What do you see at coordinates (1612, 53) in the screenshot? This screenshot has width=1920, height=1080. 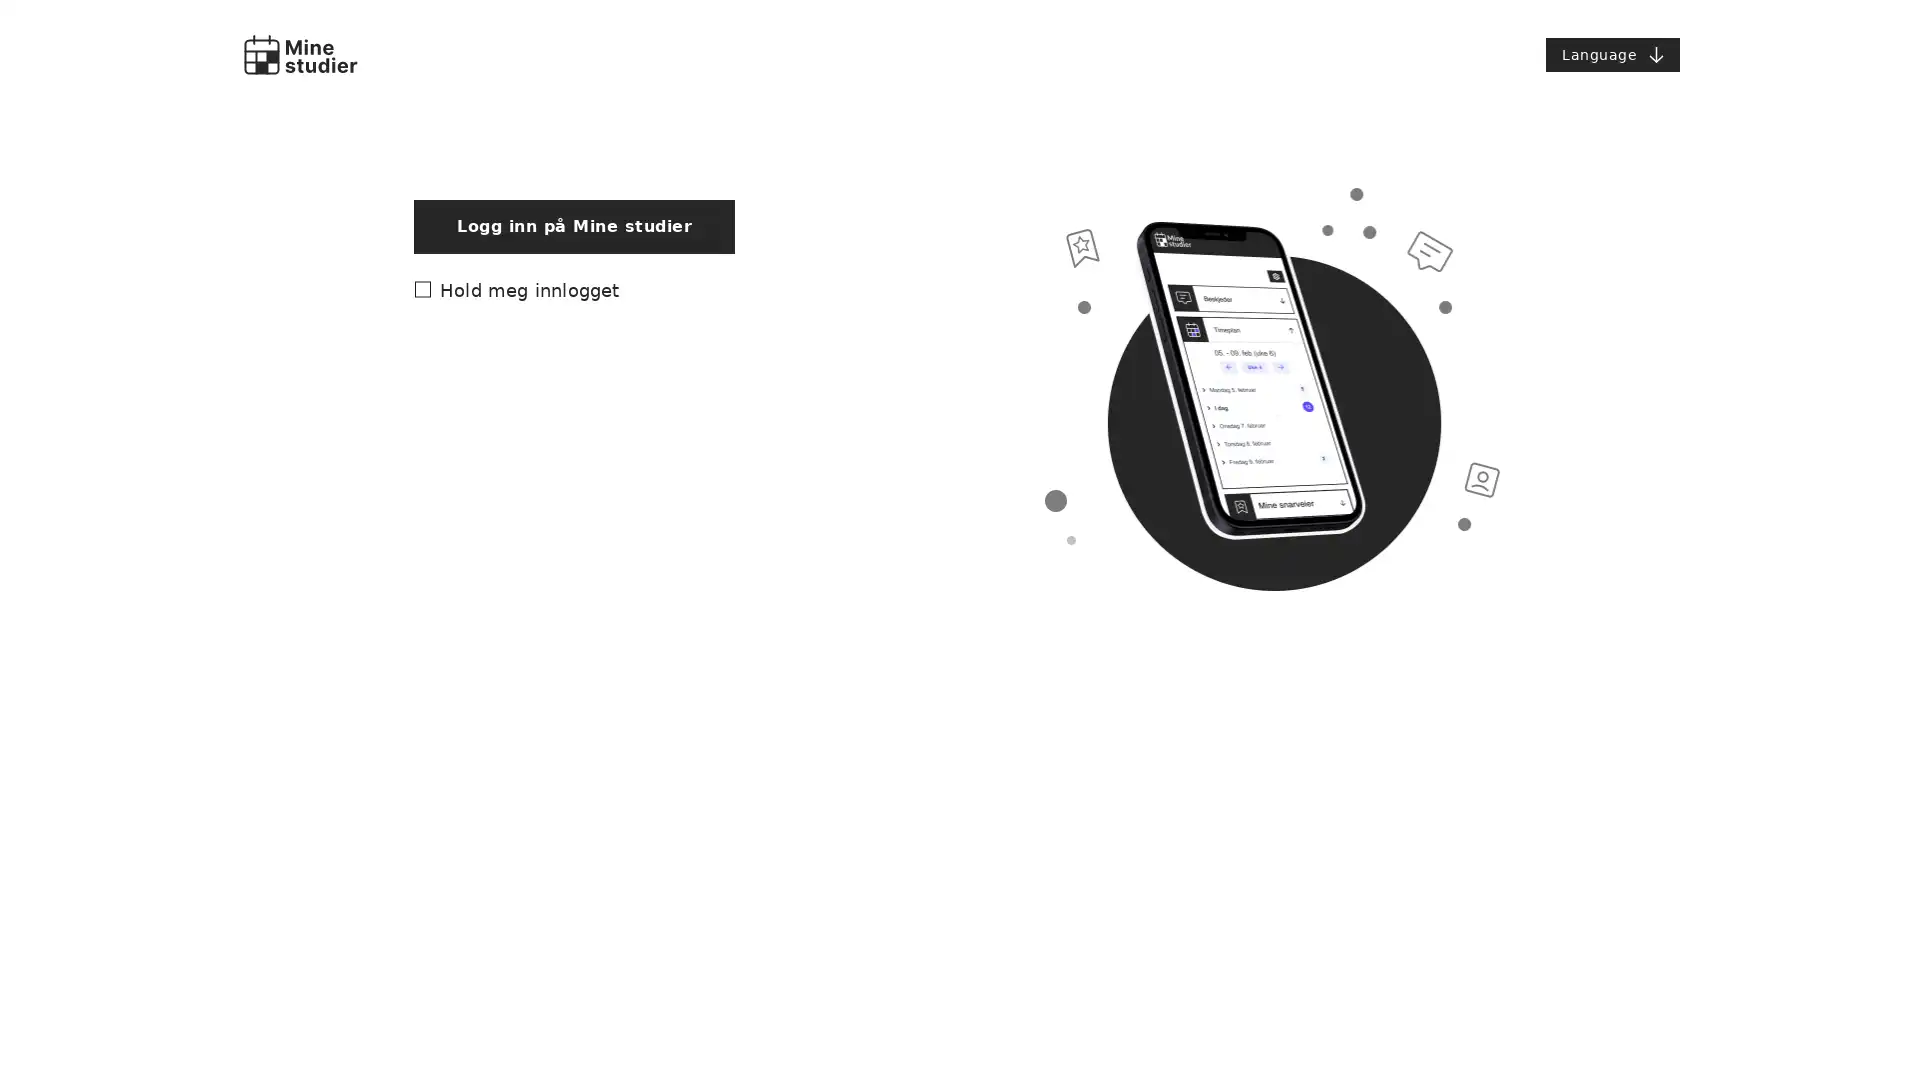 I see `Meny` at bounding box center [1612, 53].